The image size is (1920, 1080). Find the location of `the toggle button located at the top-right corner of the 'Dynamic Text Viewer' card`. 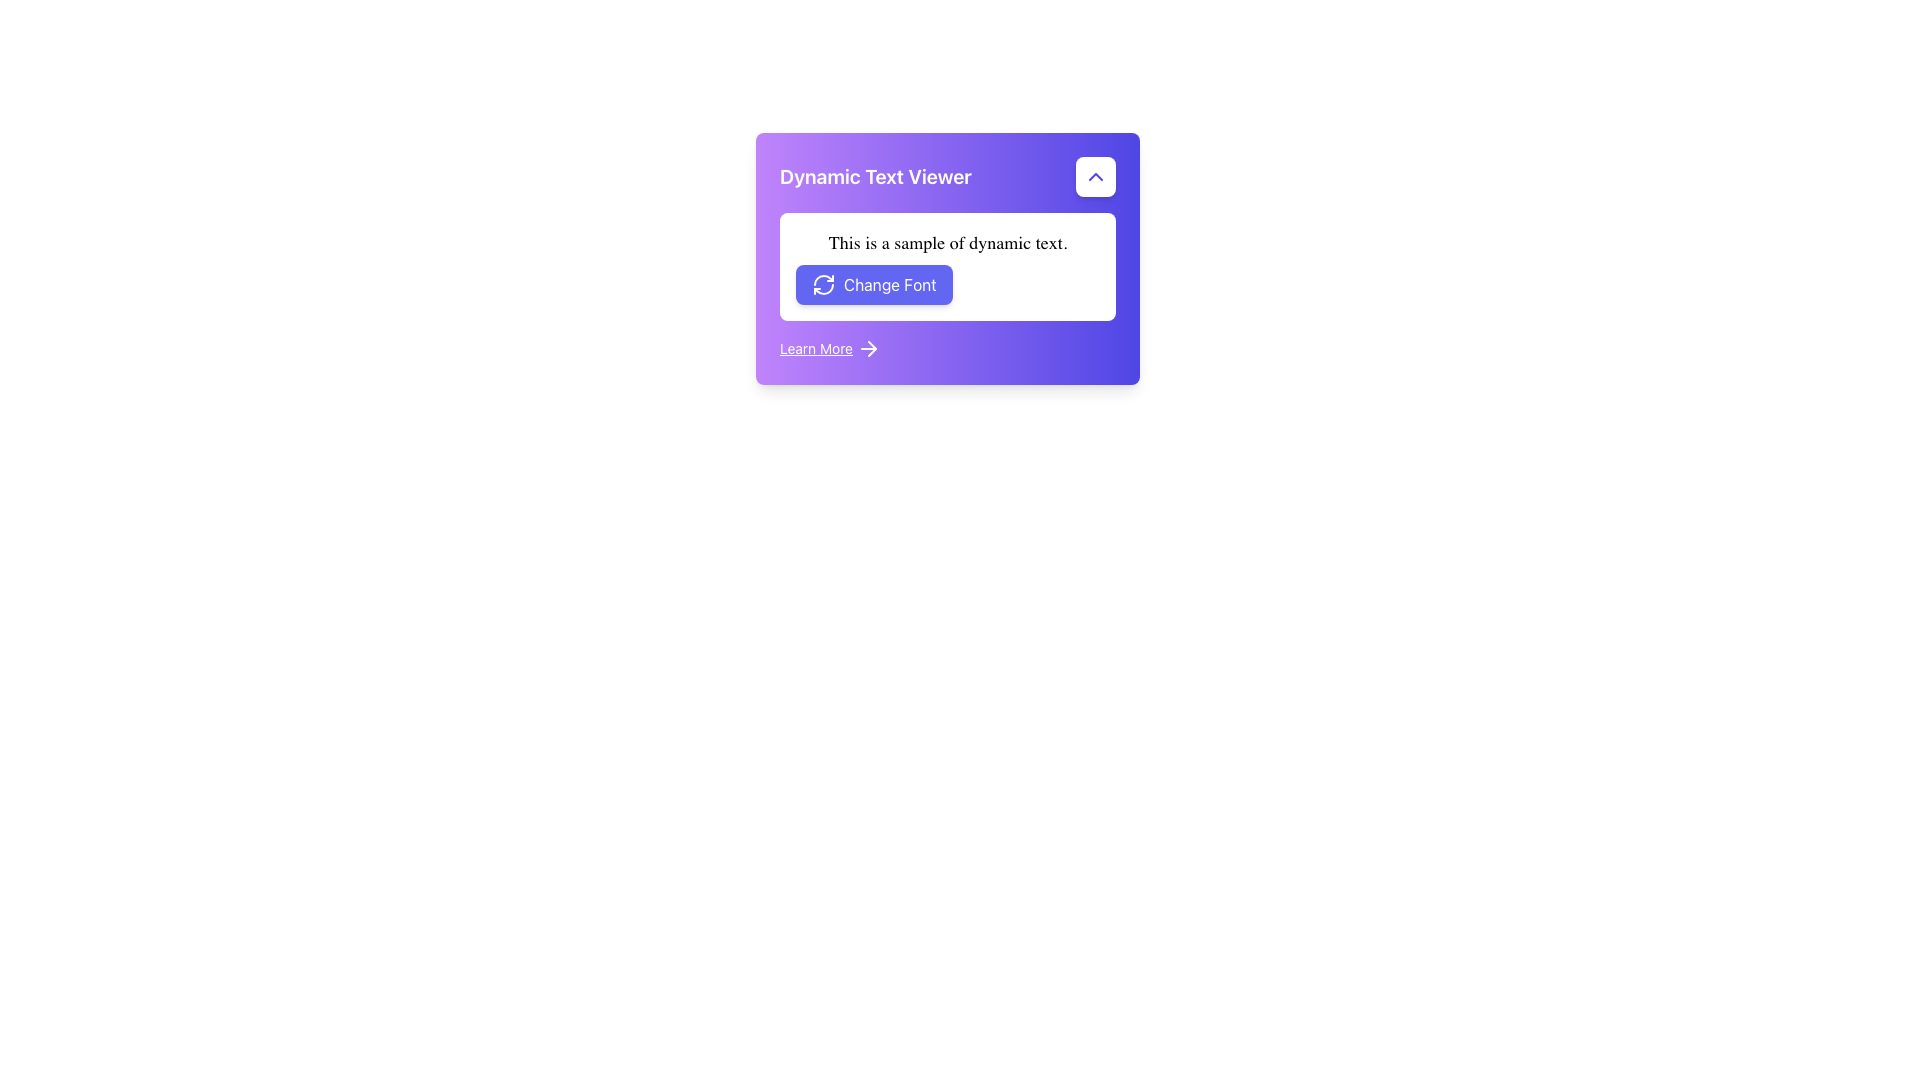

the toggle button located at the top-right corner of the 'Dynamic Text Viewer' card is located at coordinates (1094, 176).